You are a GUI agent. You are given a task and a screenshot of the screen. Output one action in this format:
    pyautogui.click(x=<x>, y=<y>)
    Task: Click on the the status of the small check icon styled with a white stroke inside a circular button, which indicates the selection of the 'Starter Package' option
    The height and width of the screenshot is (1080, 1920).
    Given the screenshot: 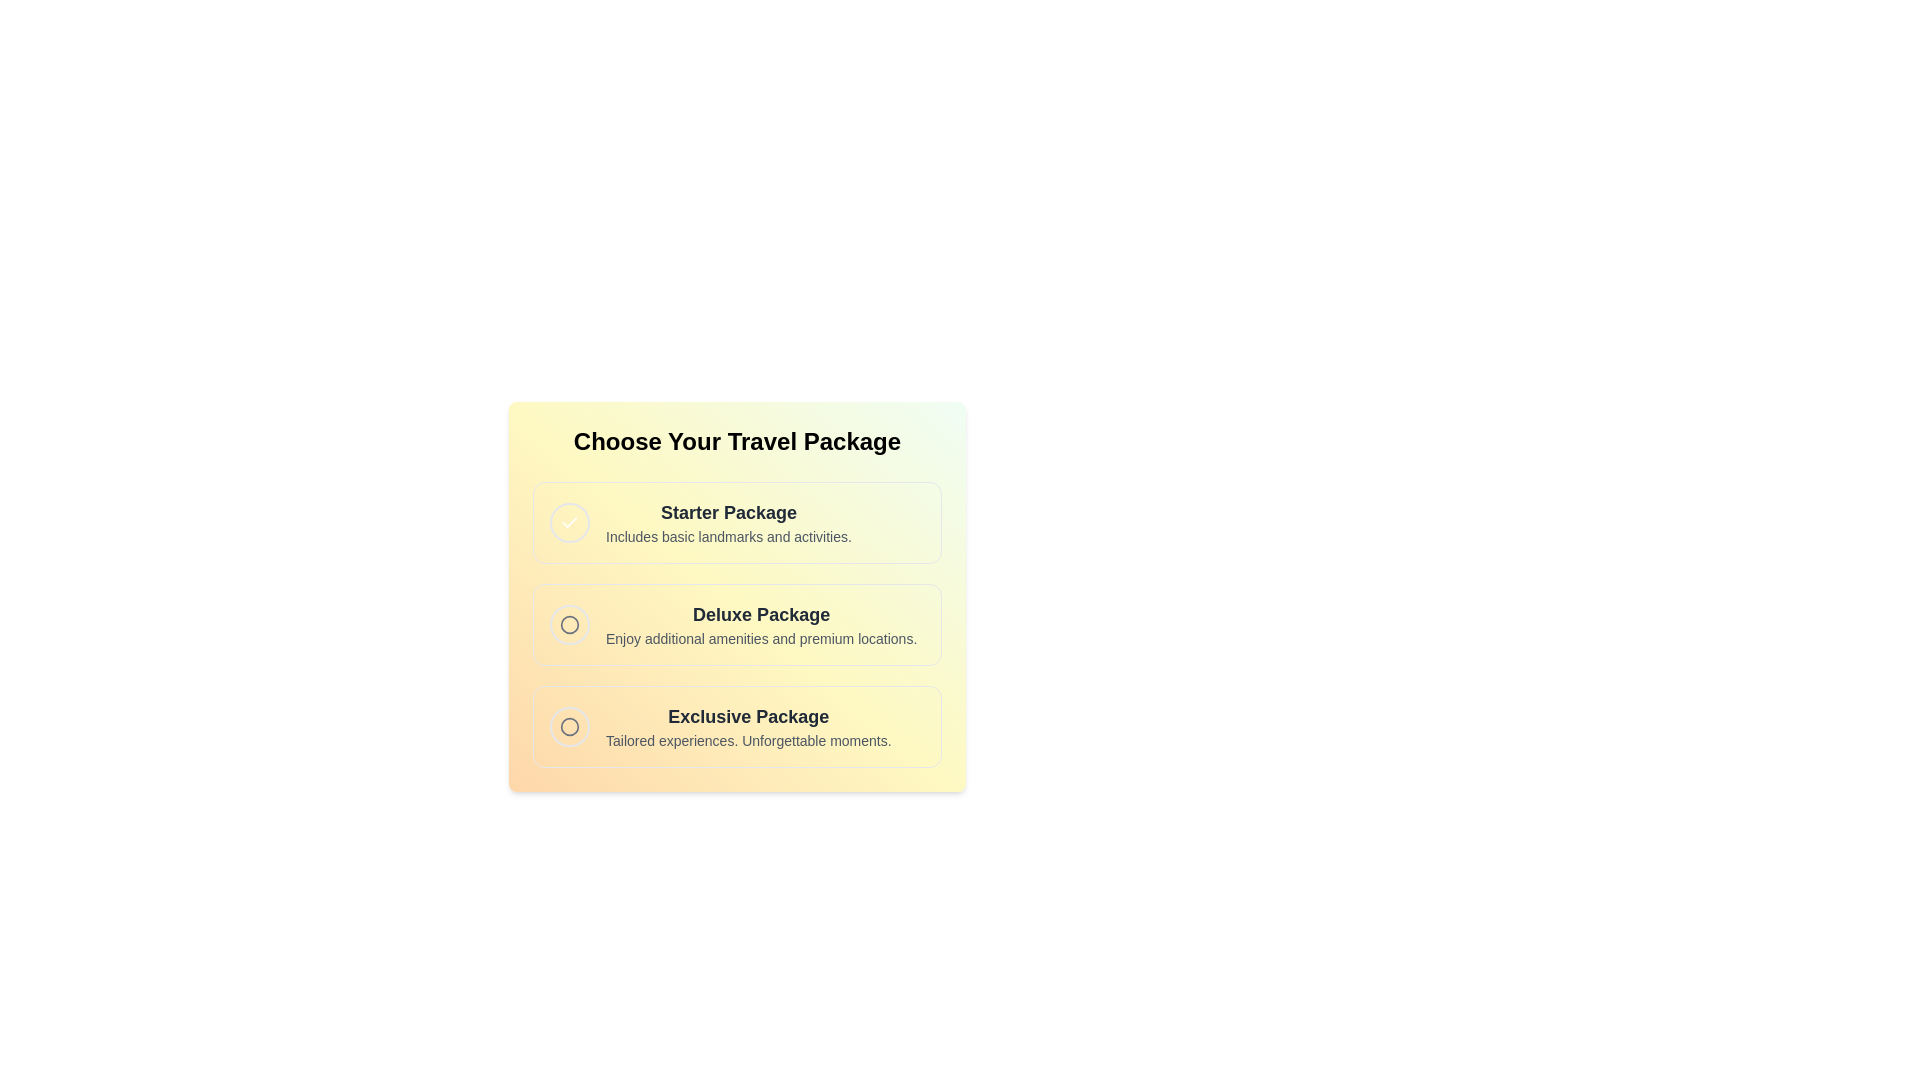 What is the action you would take?
    pyautogui.click(x=569, y=522)
    